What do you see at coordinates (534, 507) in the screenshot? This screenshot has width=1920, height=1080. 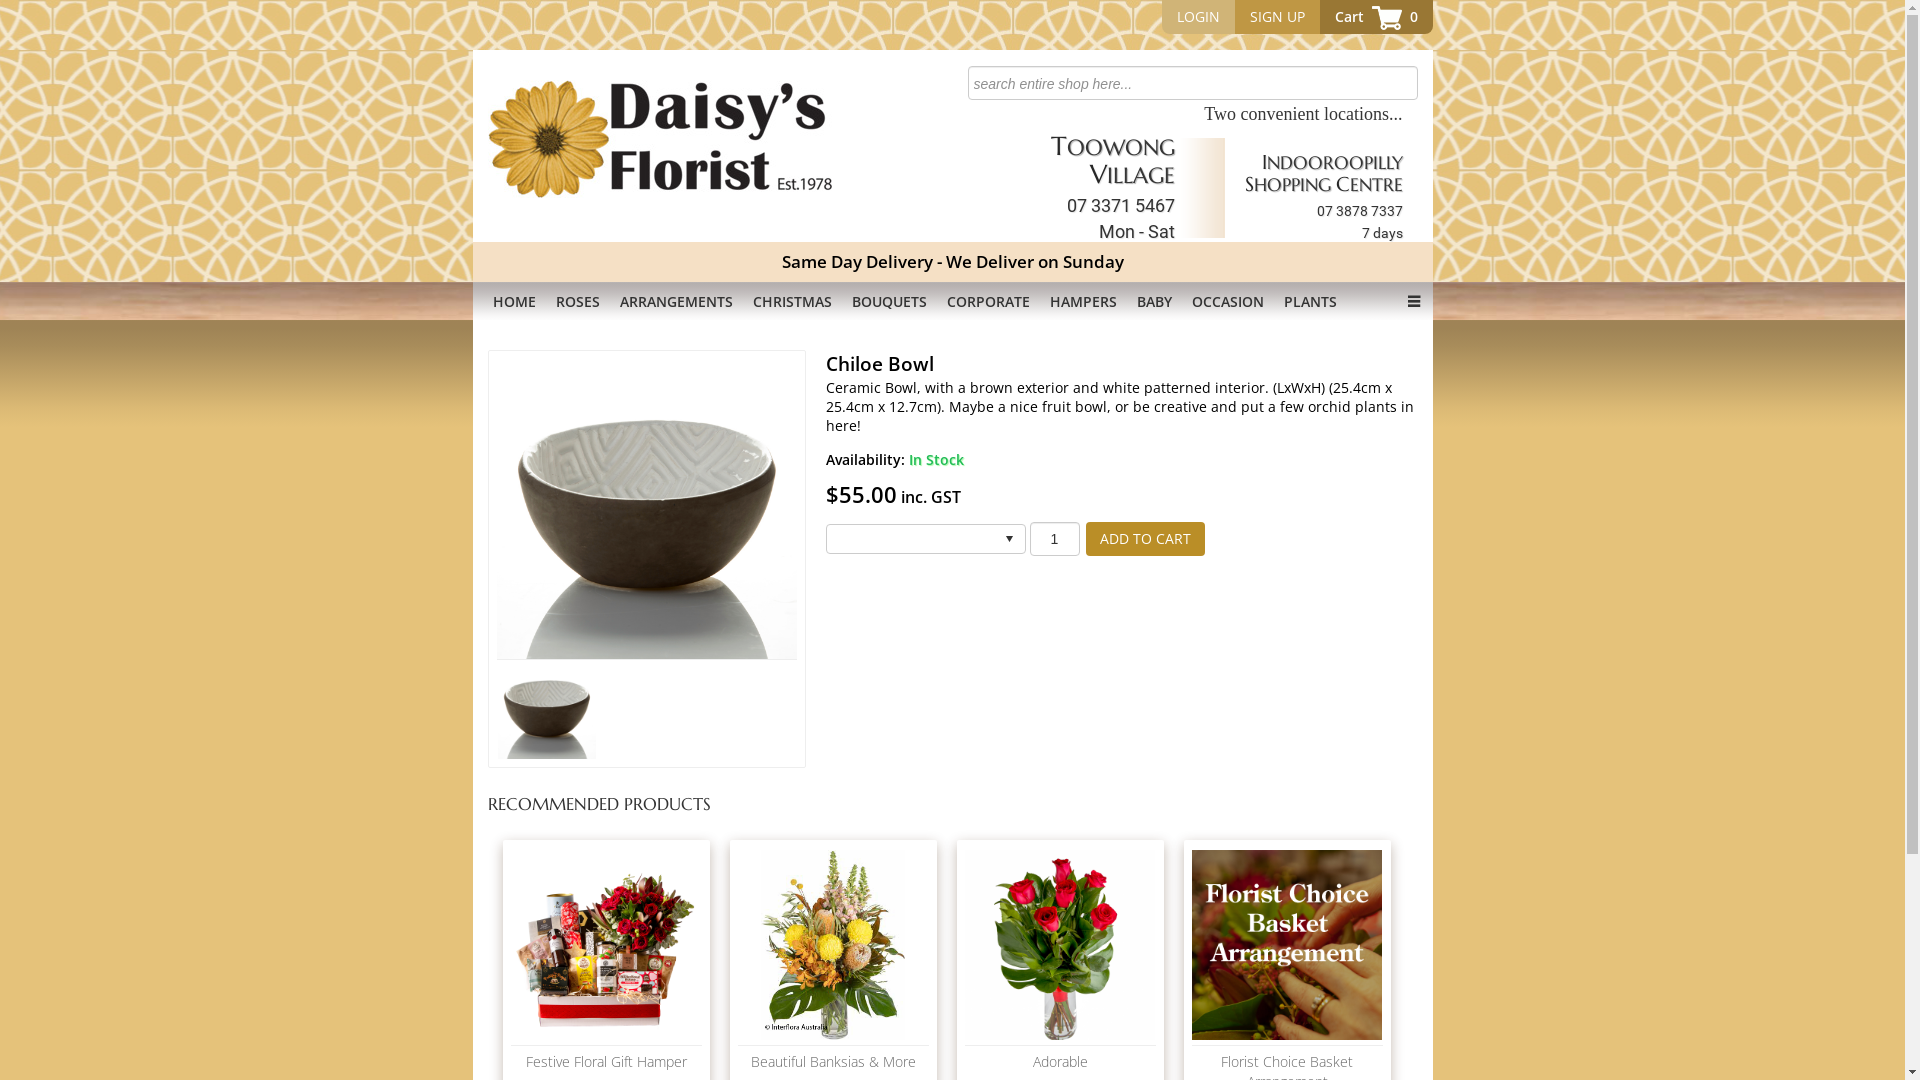 I see `'Previous Image'` at bounding box center [534, 507].